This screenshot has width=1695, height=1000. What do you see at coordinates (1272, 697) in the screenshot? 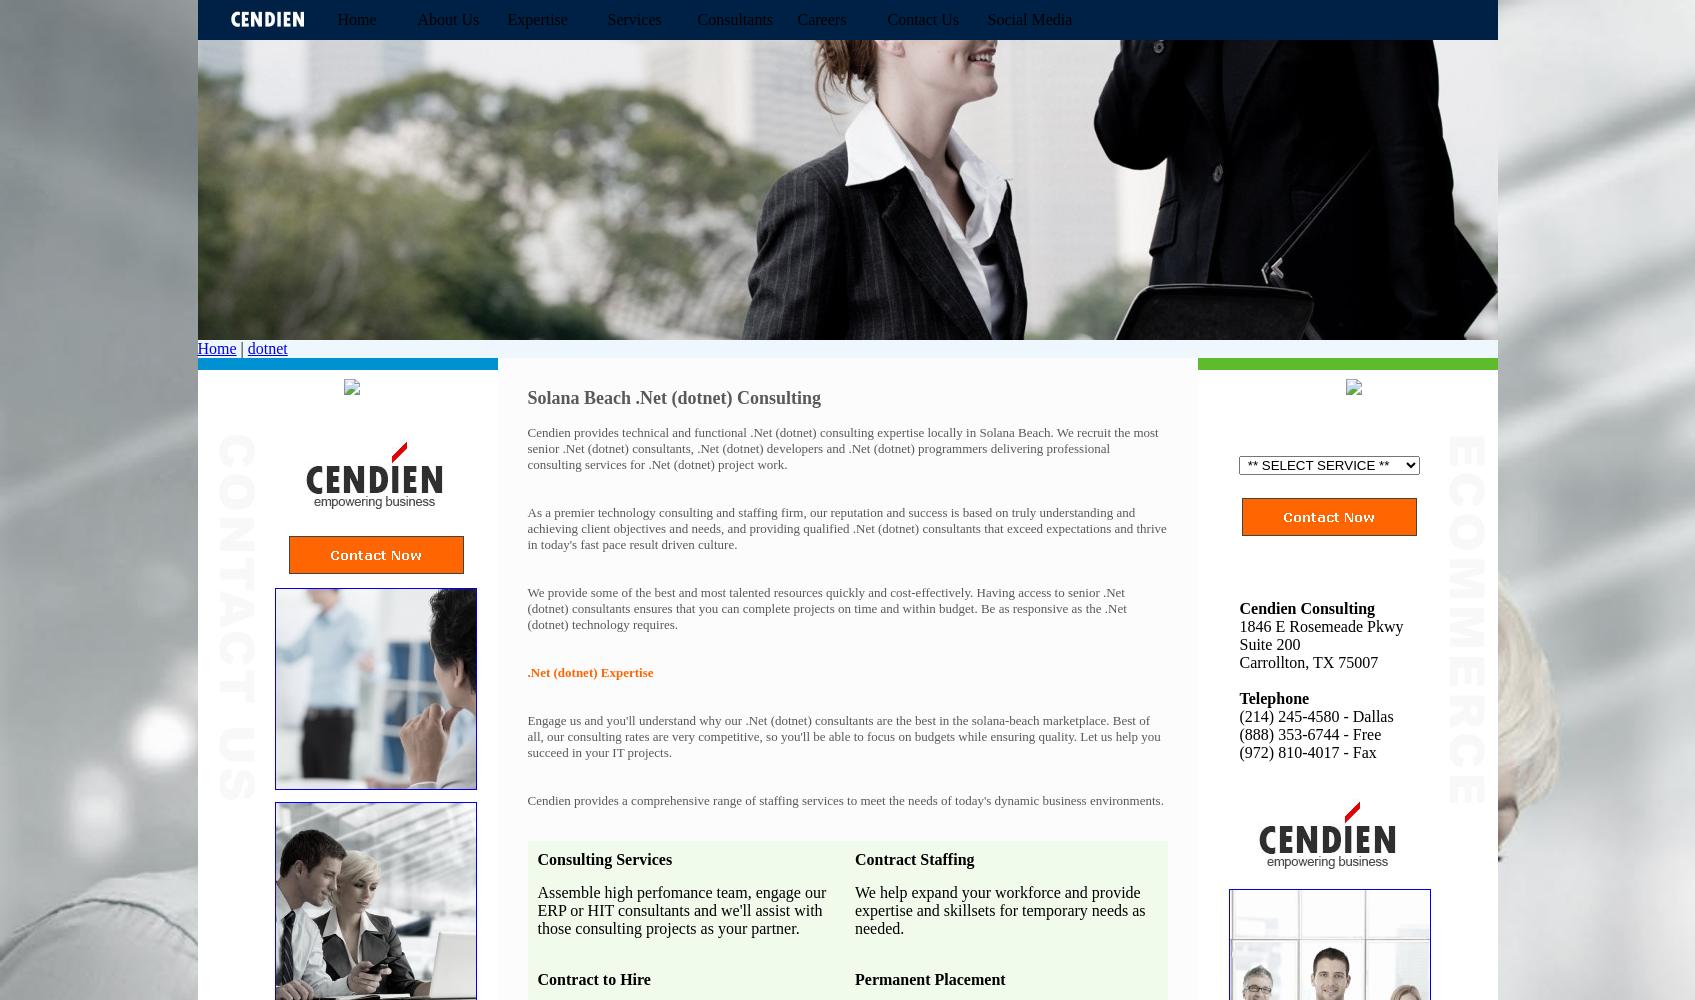
I see `'Telephone'` at bounding box center [1272, 697].